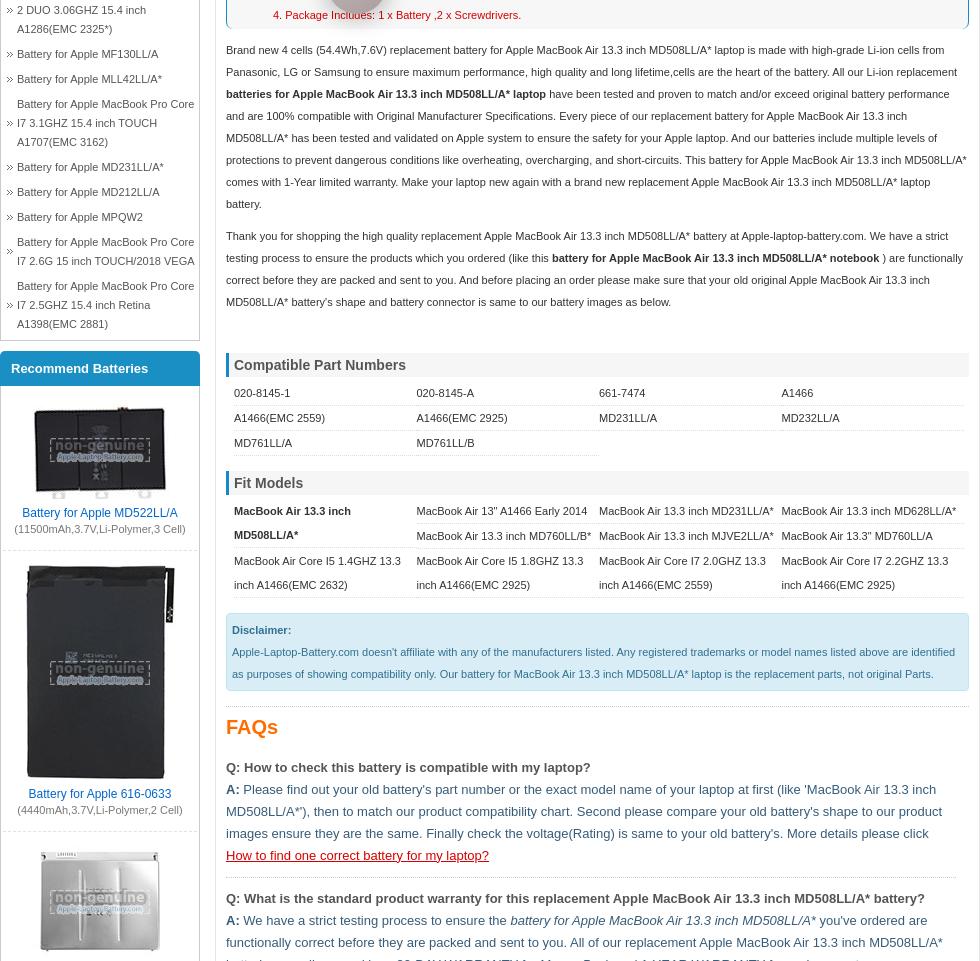 This screenshot has height=961, width=980. I want to click on 'MacBook Air 13" A1466 Early 2014', so click(501, 510).